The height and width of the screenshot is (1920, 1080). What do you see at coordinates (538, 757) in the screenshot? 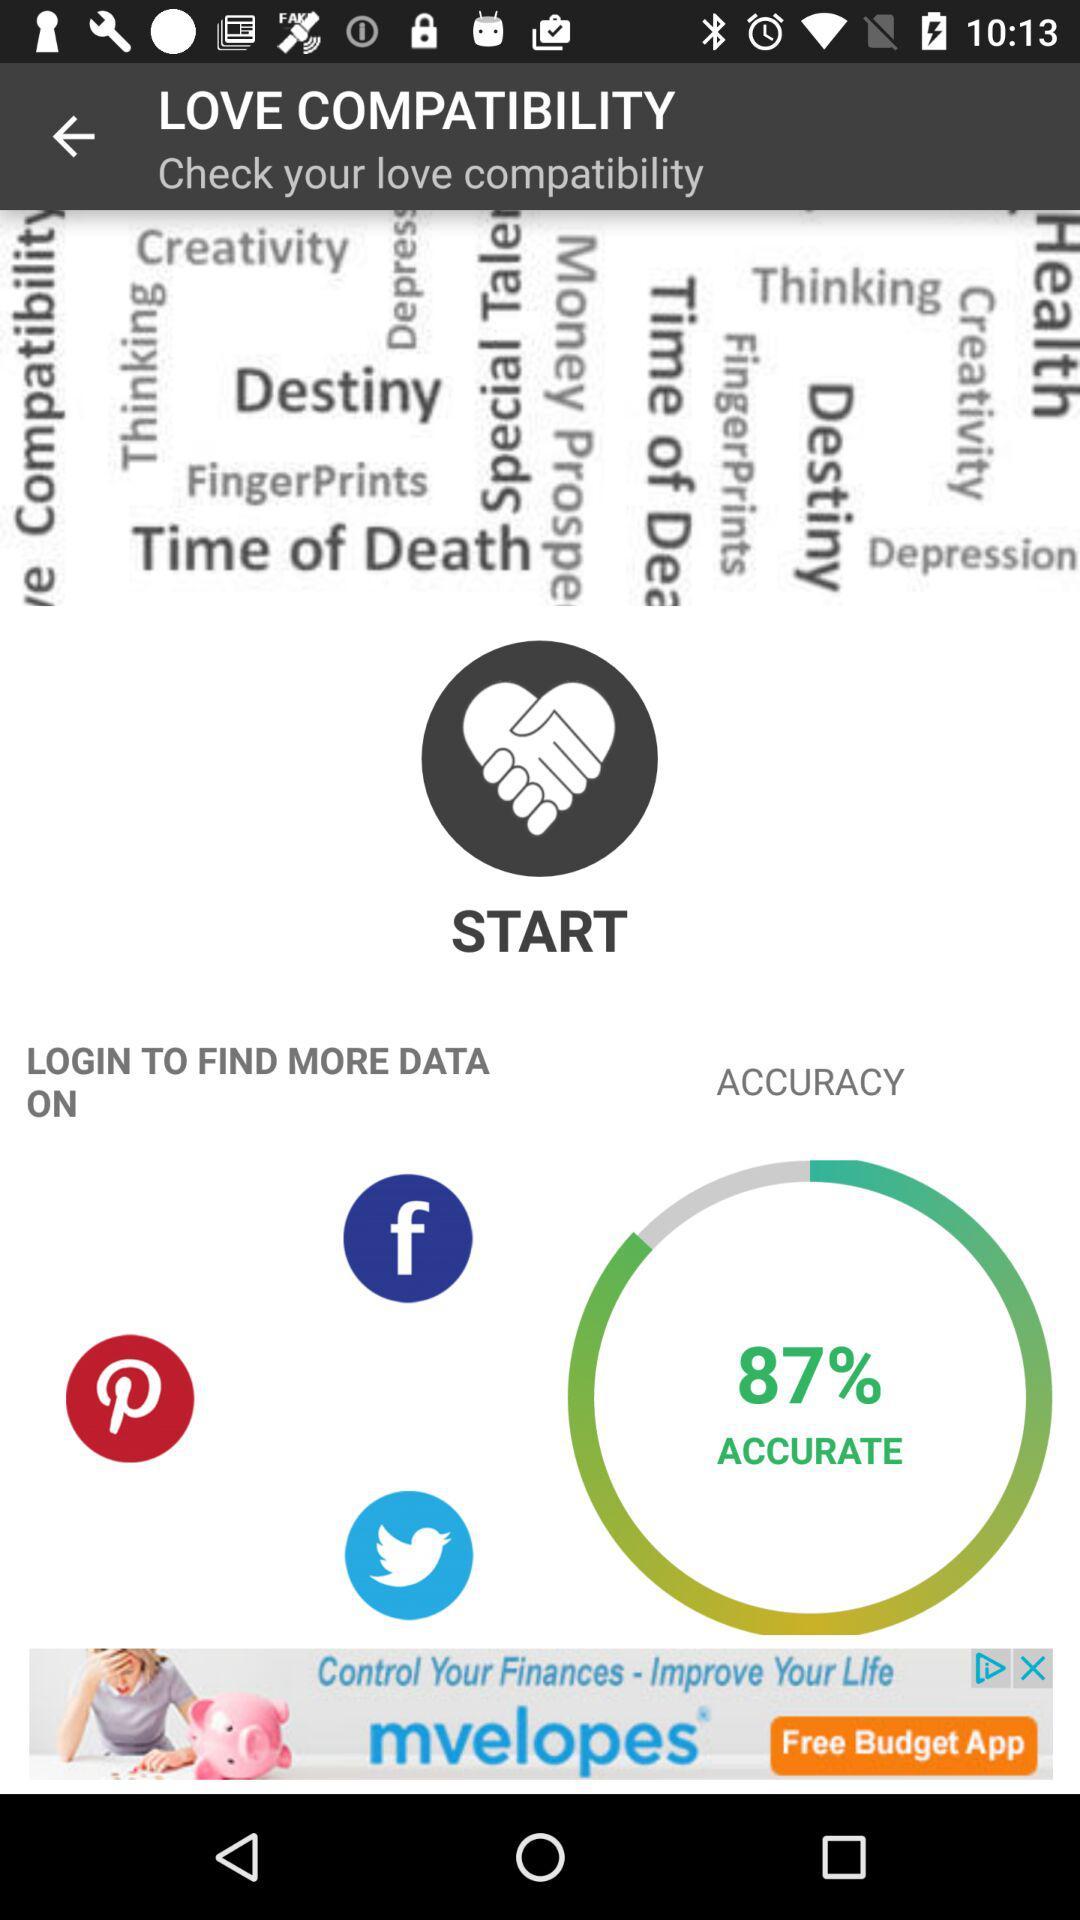
I see `start` at bounding box center [538, 757].